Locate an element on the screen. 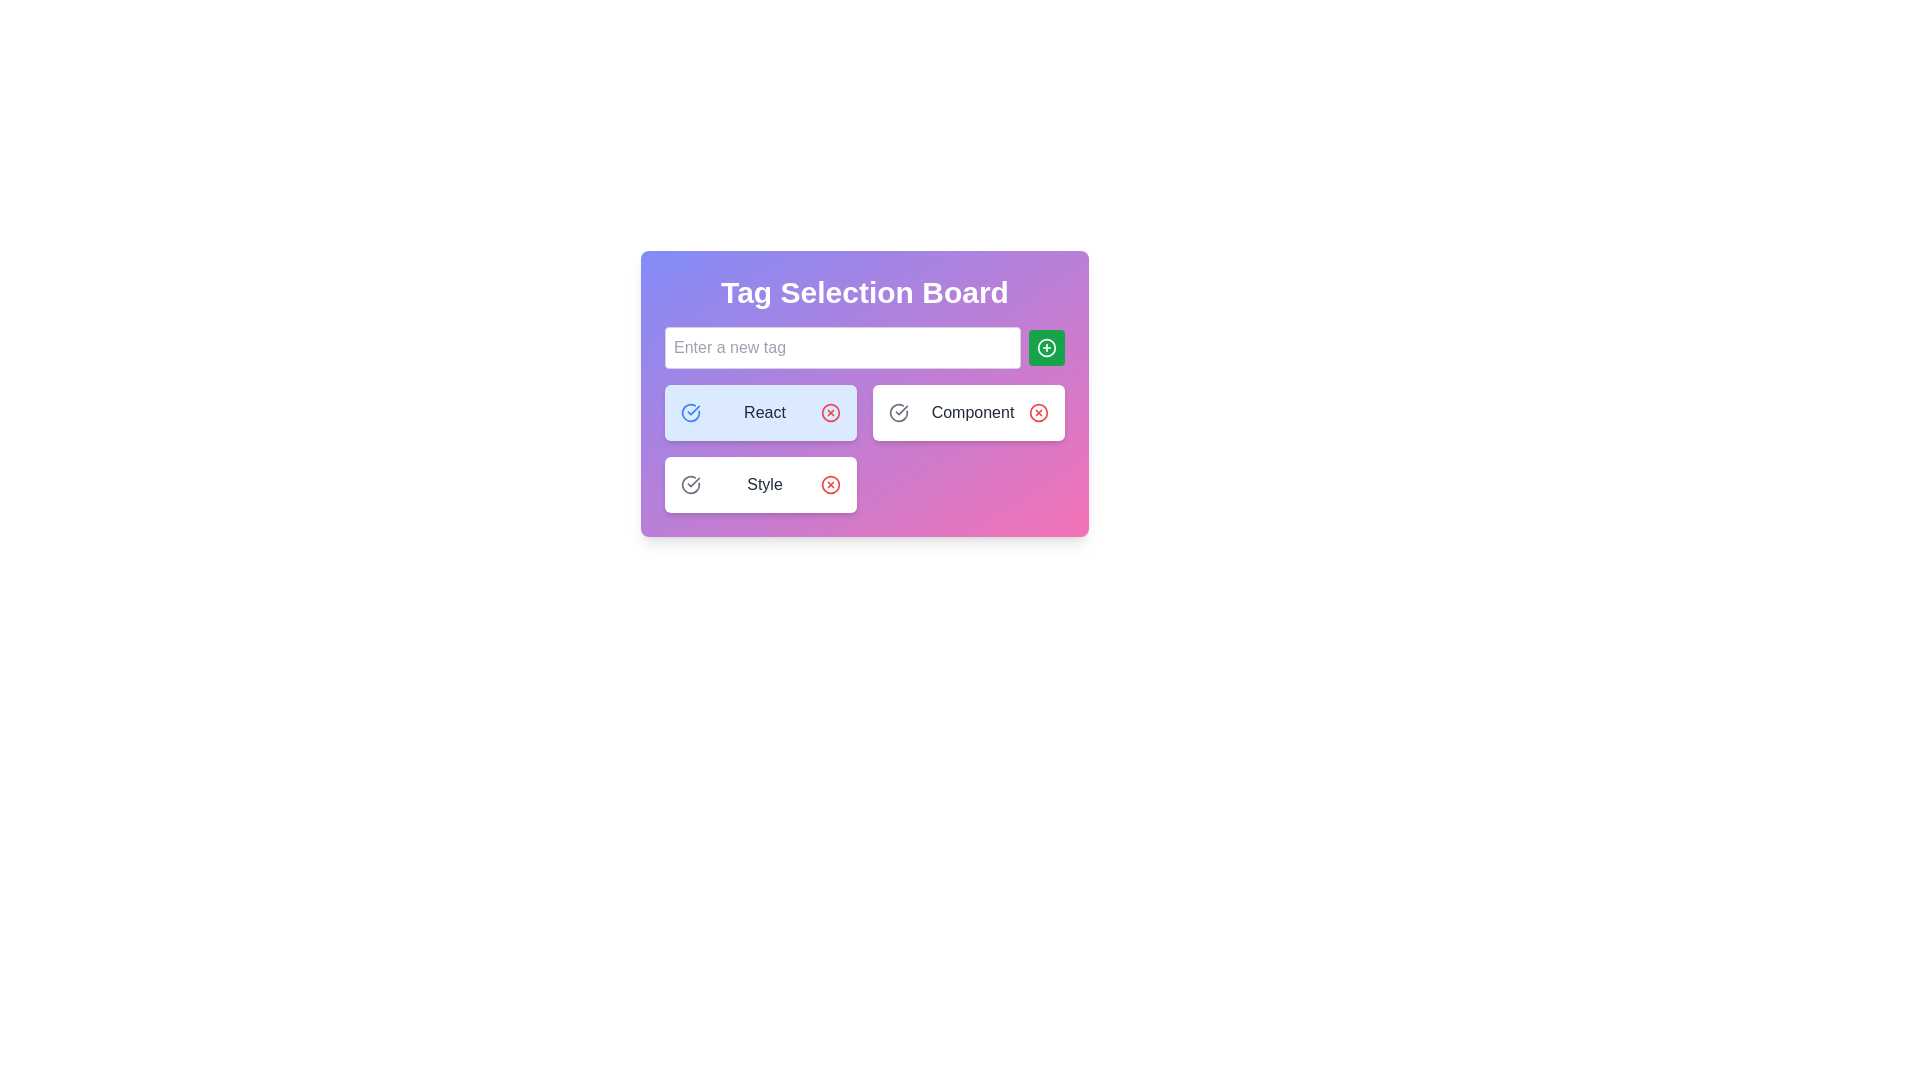 The width and height of the screenshot is (1920, 1080). the text label displaying 'React' in gray font color, which is the first tag in a horizontal list of tags with a light blue background and rounded borders is located at coordinates (763, 411).